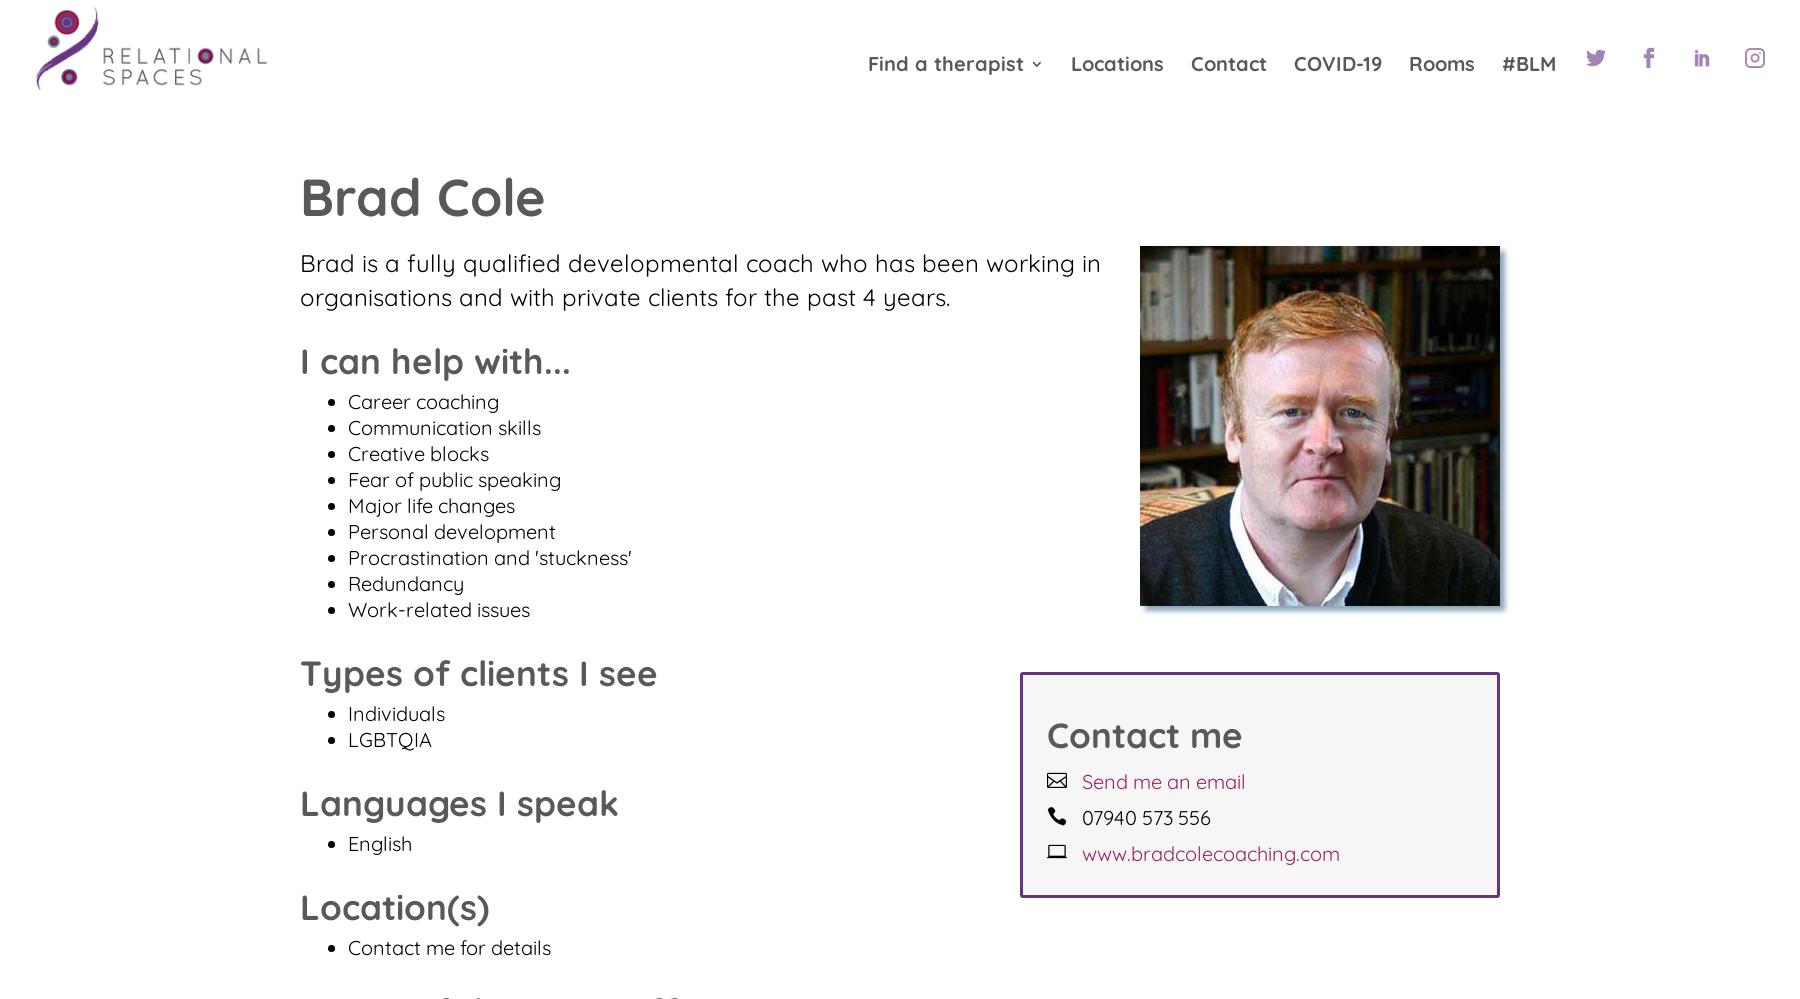 The image size is (1800, 999). Describe the element at coordinates (435, 361) in the screenshot. I see `'I can help with...'` at that location.